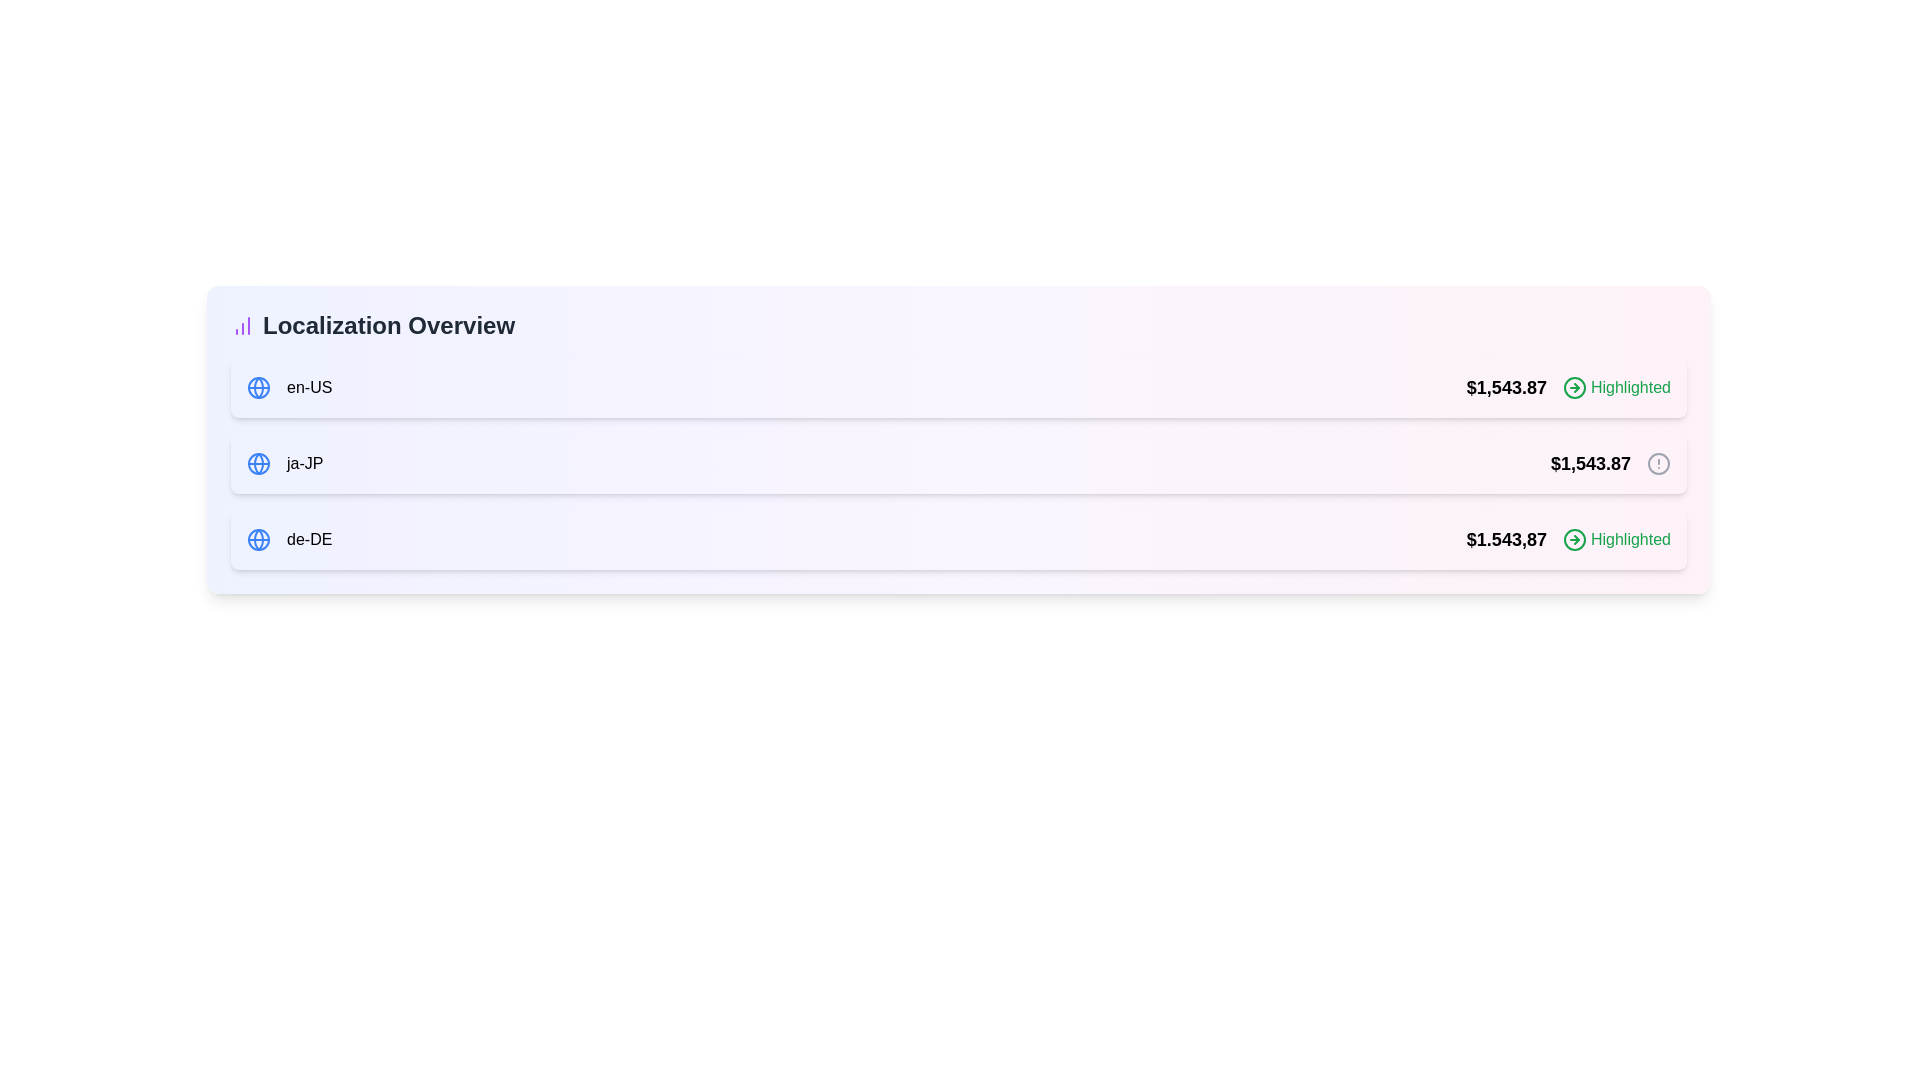 The image size is (1920, 1080). What do you see at coordinates (258, 540) in the screenshot?
I see `the decorative globe icon located to the immediate left of the 'de-DE' text in the third row of the vertically stacked list` at bounding box center [258, 540].